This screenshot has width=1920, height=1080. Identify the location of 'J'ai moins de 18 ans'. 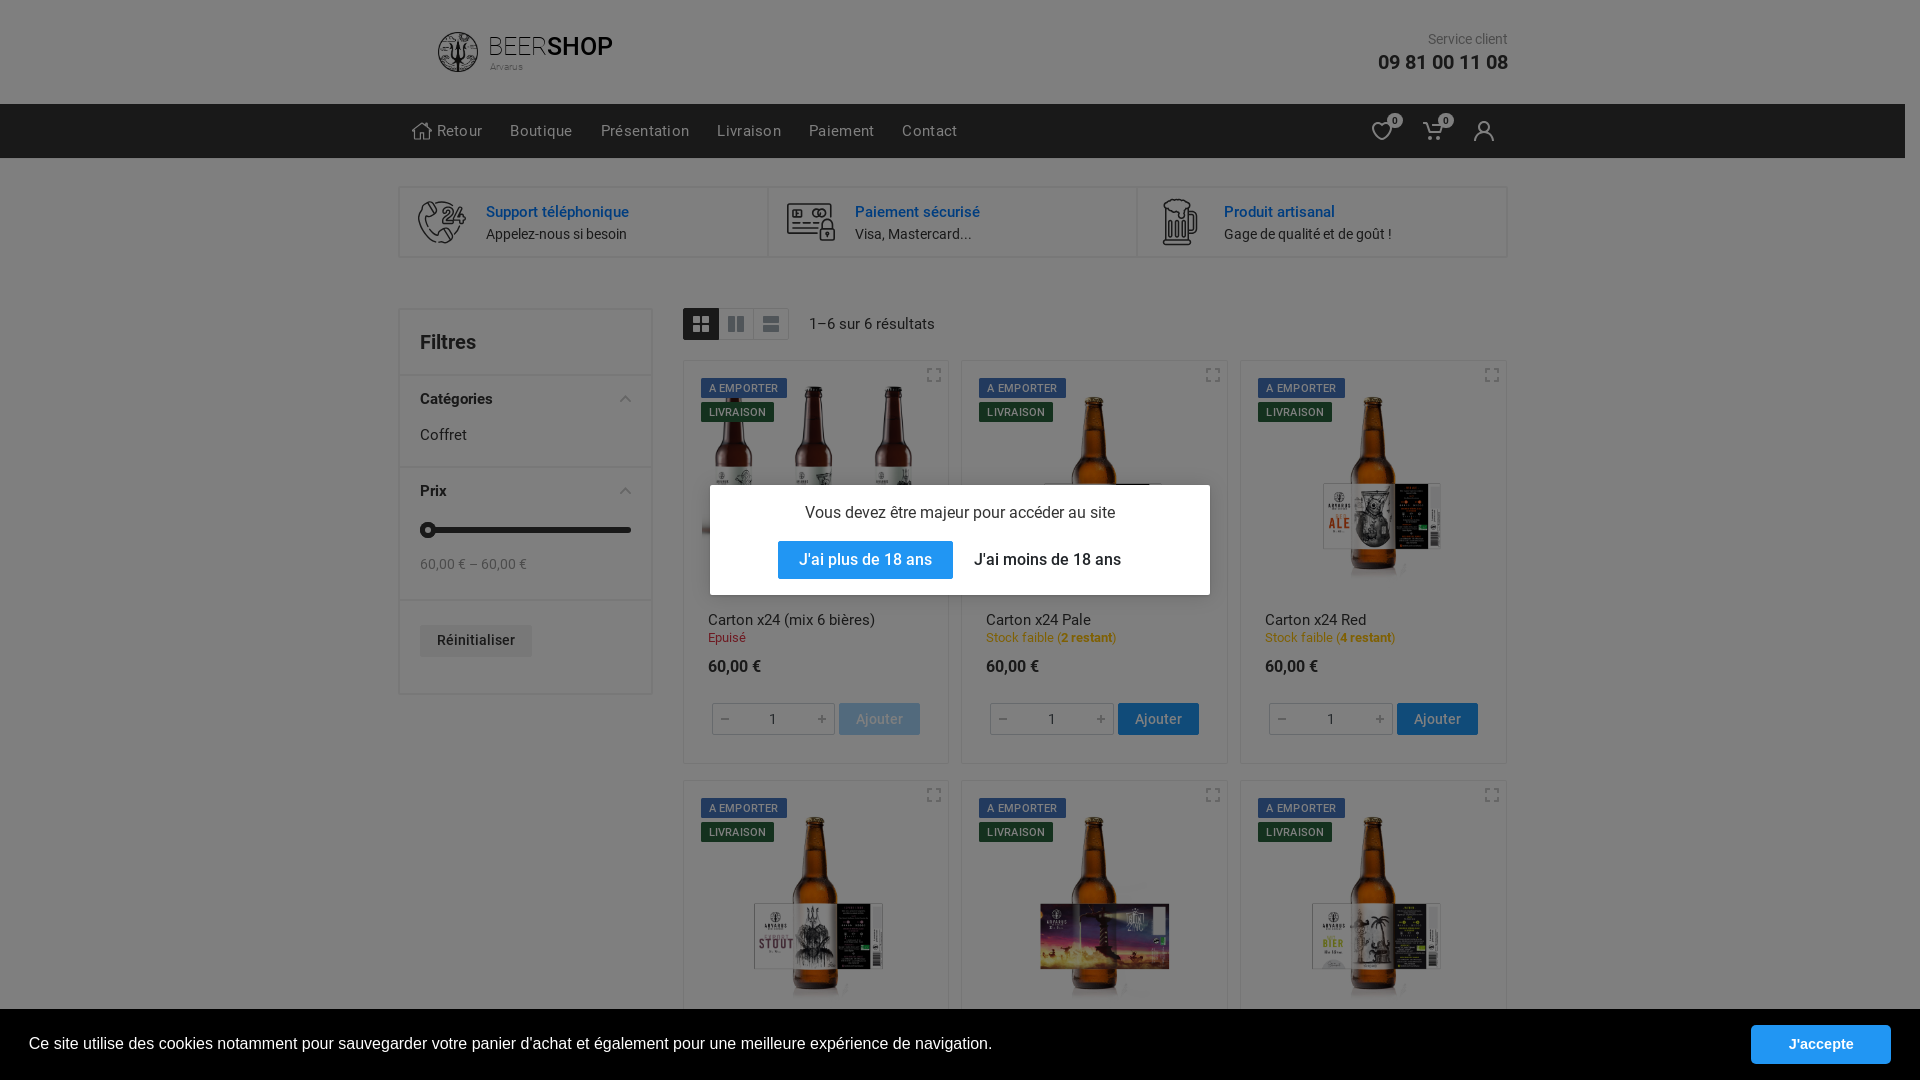
(1046, 559).